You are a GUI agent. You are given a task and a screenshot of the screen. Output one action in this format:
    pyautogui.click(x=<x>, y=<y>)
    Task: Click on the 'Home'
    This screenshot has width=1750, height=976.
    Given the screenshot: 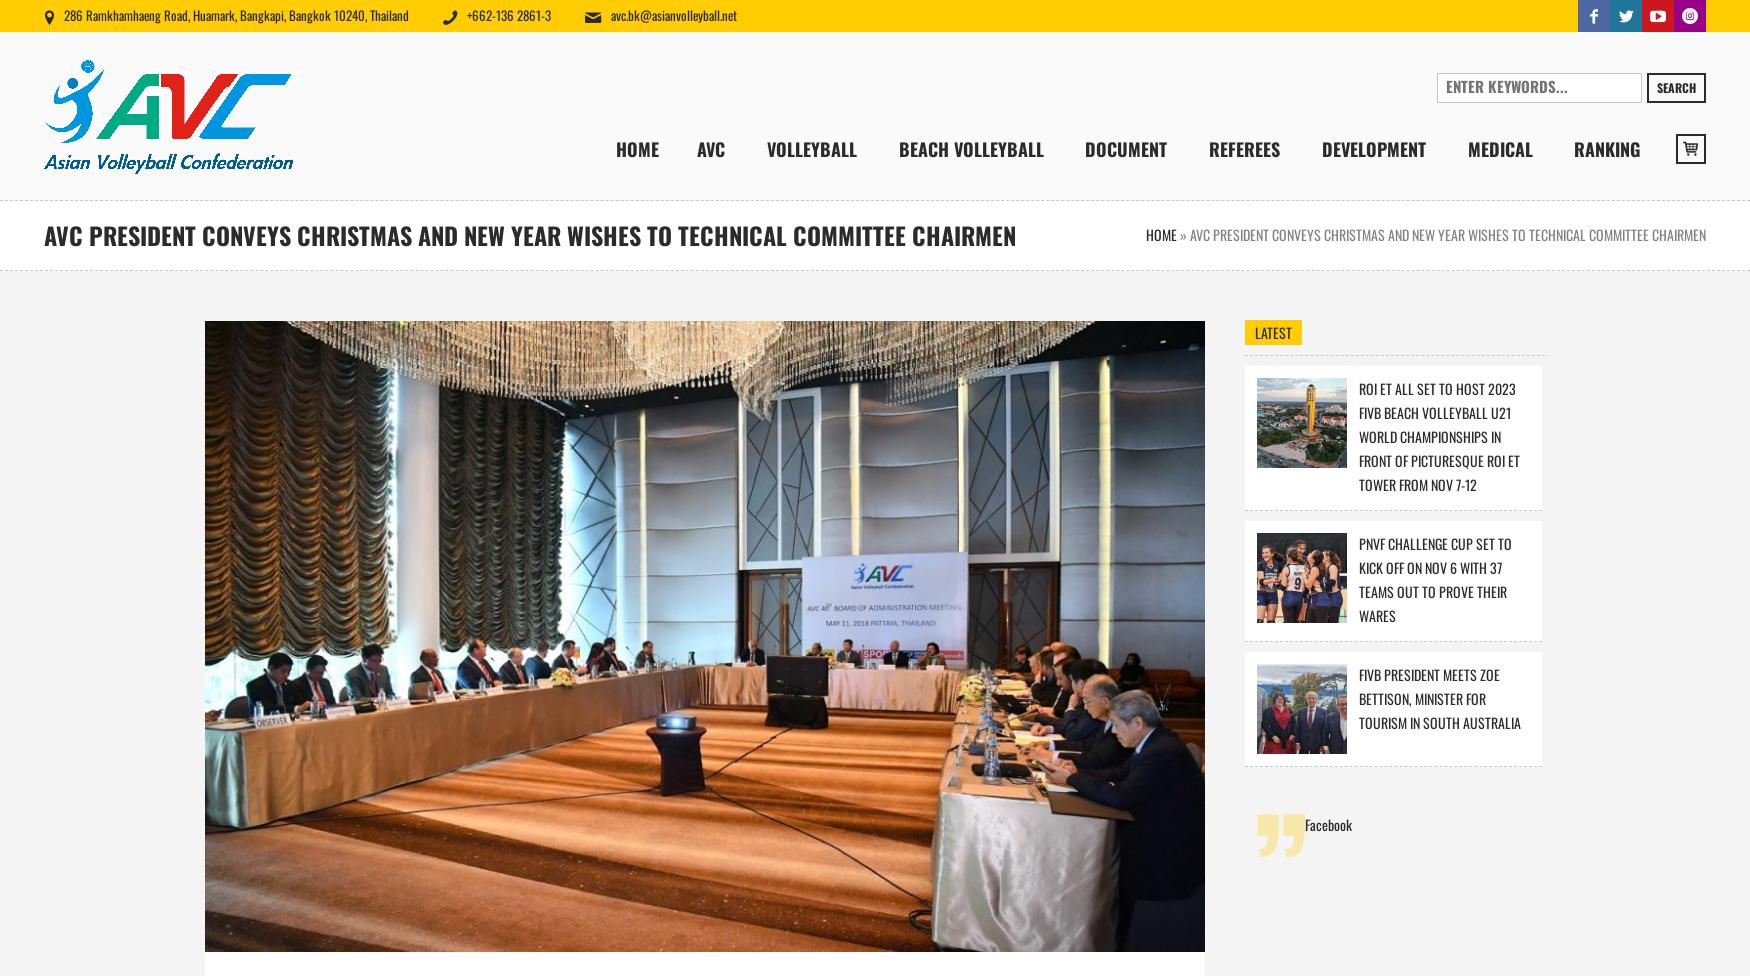 What is the action you would take?
    pyautogui.click(x=1160, y=233)
    